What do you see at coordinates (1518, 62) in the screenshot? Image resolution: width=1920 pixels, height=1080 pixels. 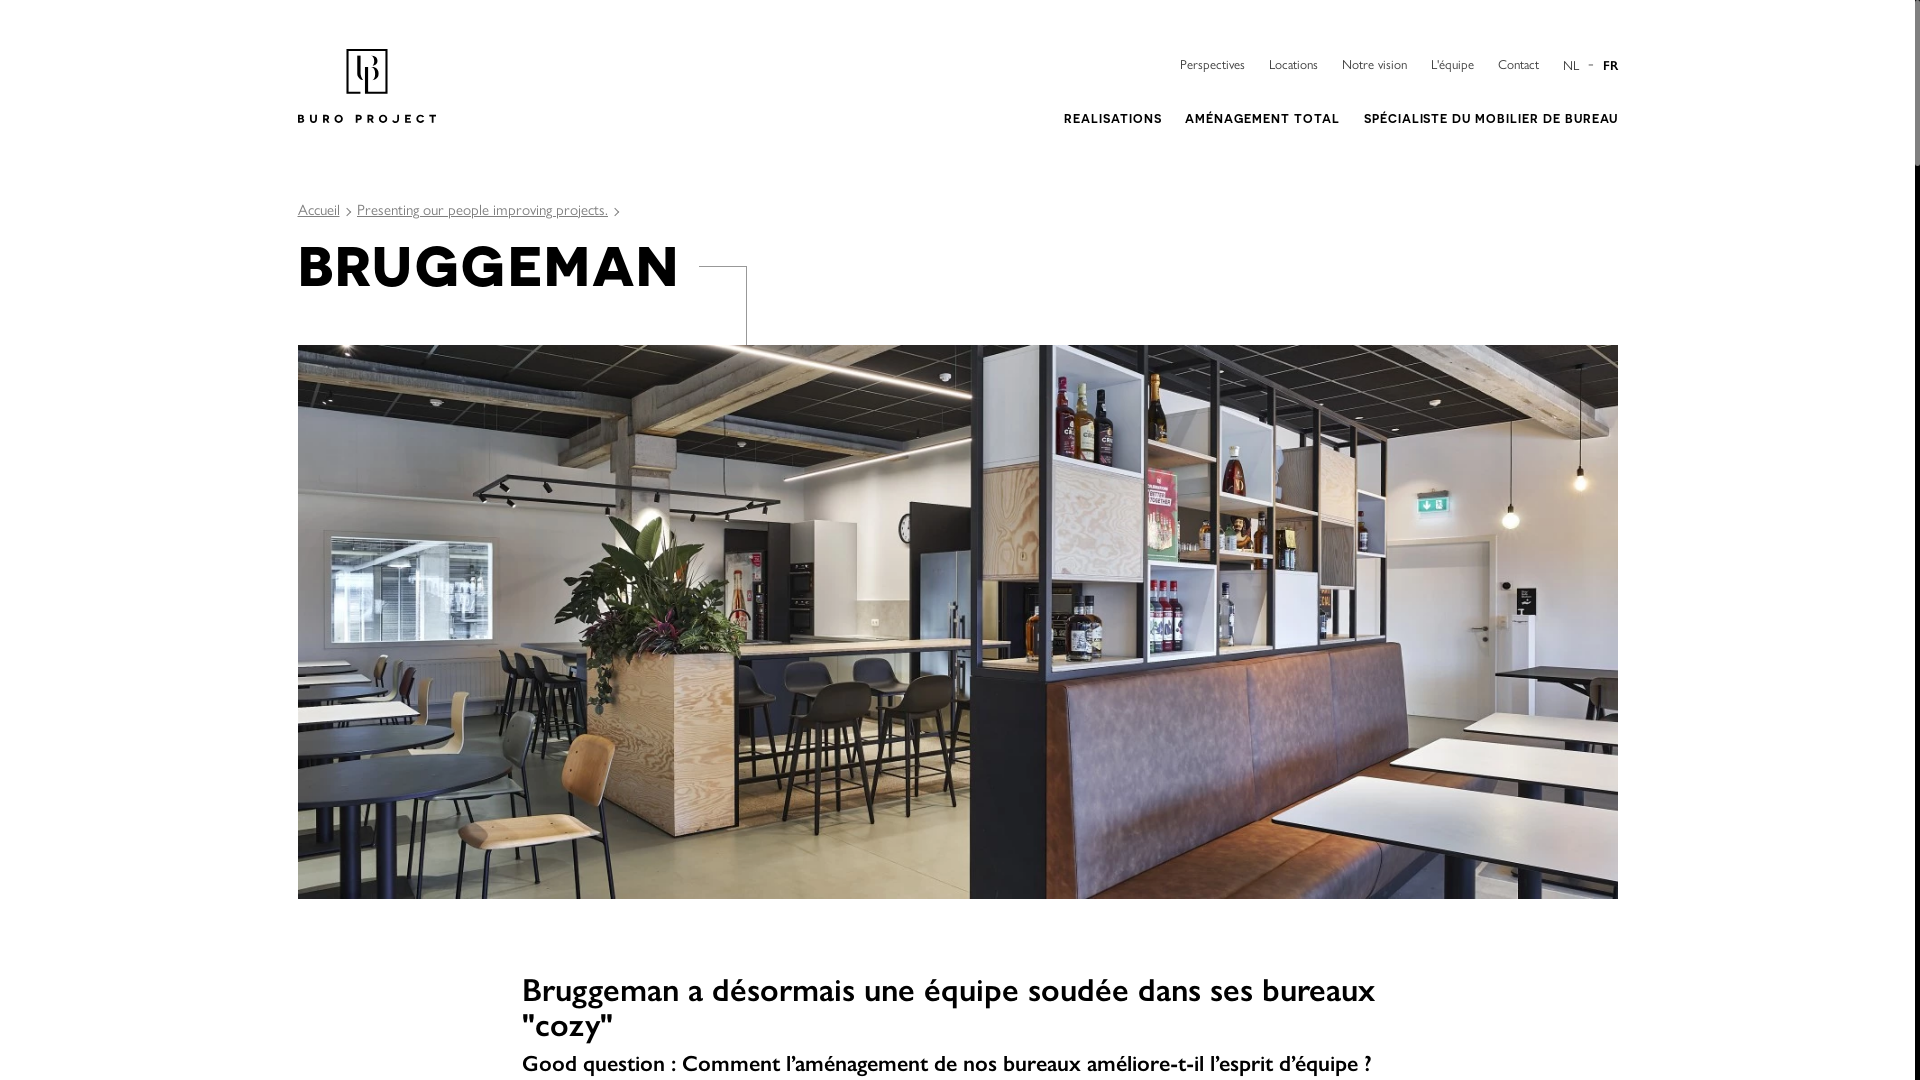 I see `'Contact'` at bounding box center [1518, 62].